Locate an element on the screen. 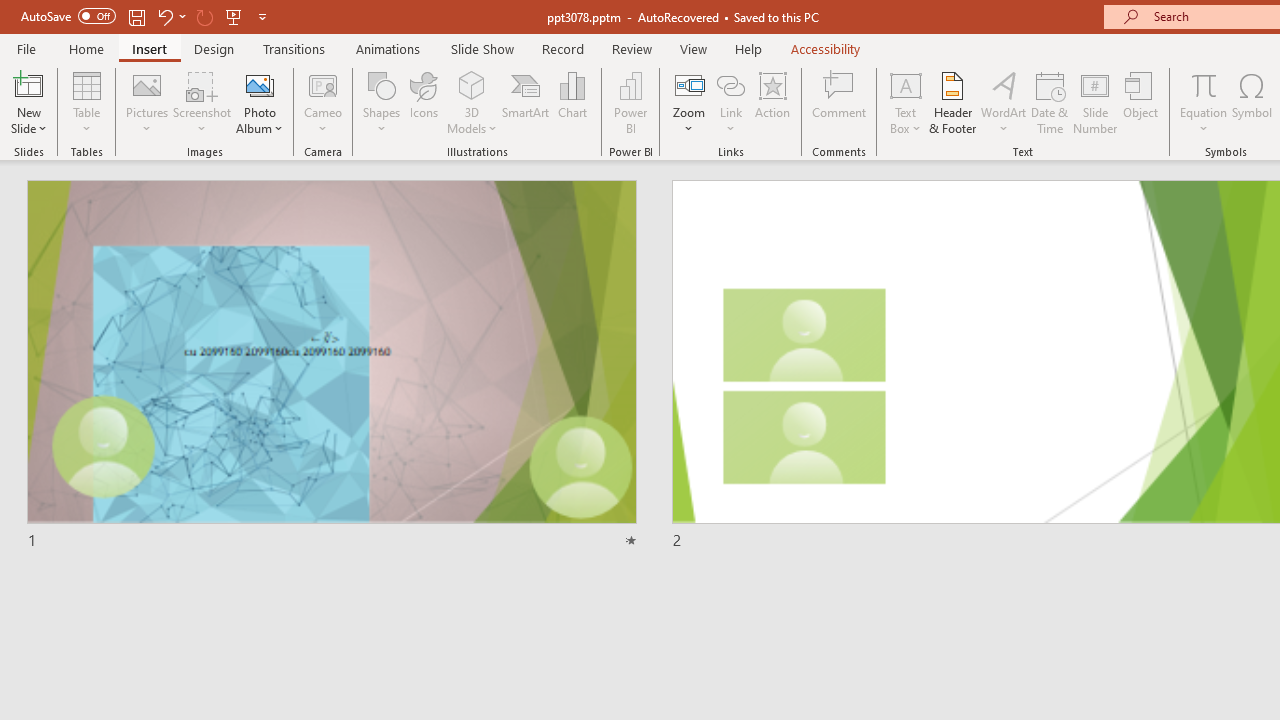  'Header & Footer...' is located at coordinates (951, 103).